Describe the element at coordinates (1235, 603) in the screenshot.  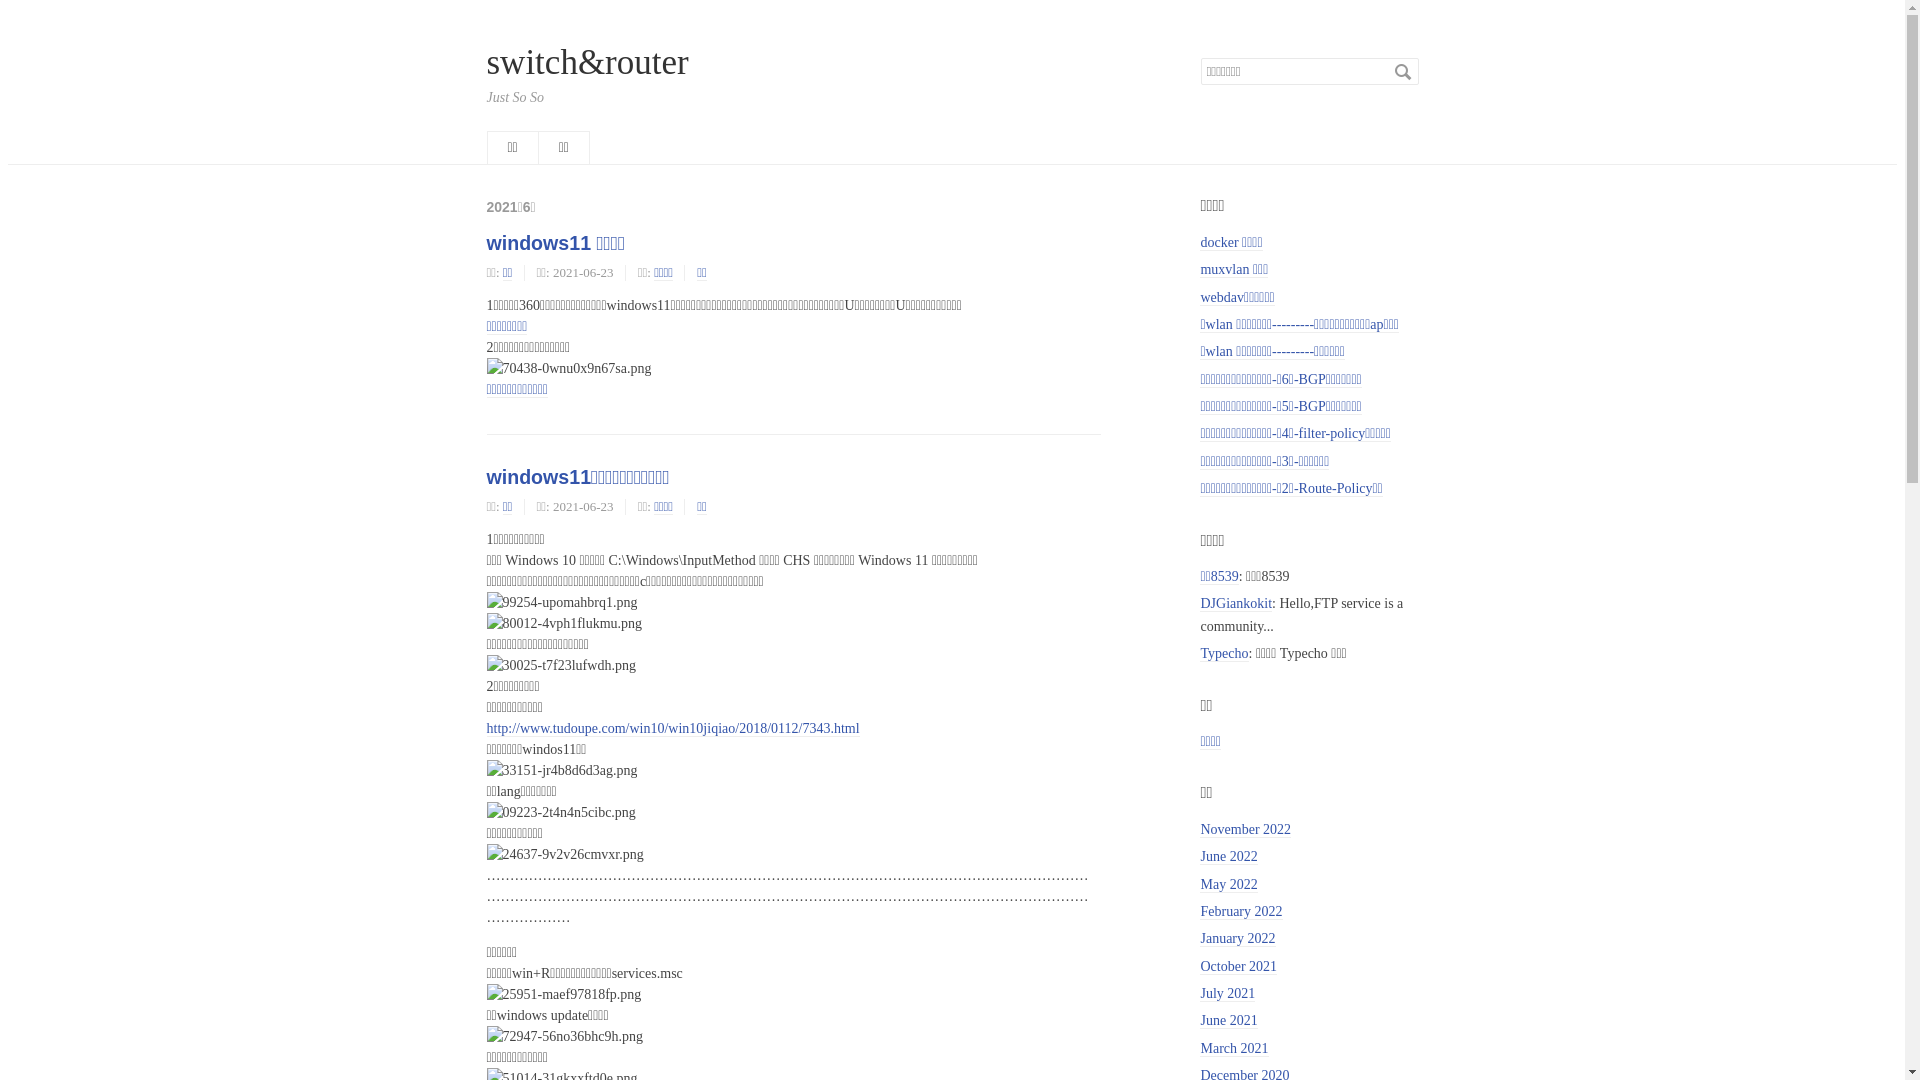
I see `'DJGiankokit'` at that location.